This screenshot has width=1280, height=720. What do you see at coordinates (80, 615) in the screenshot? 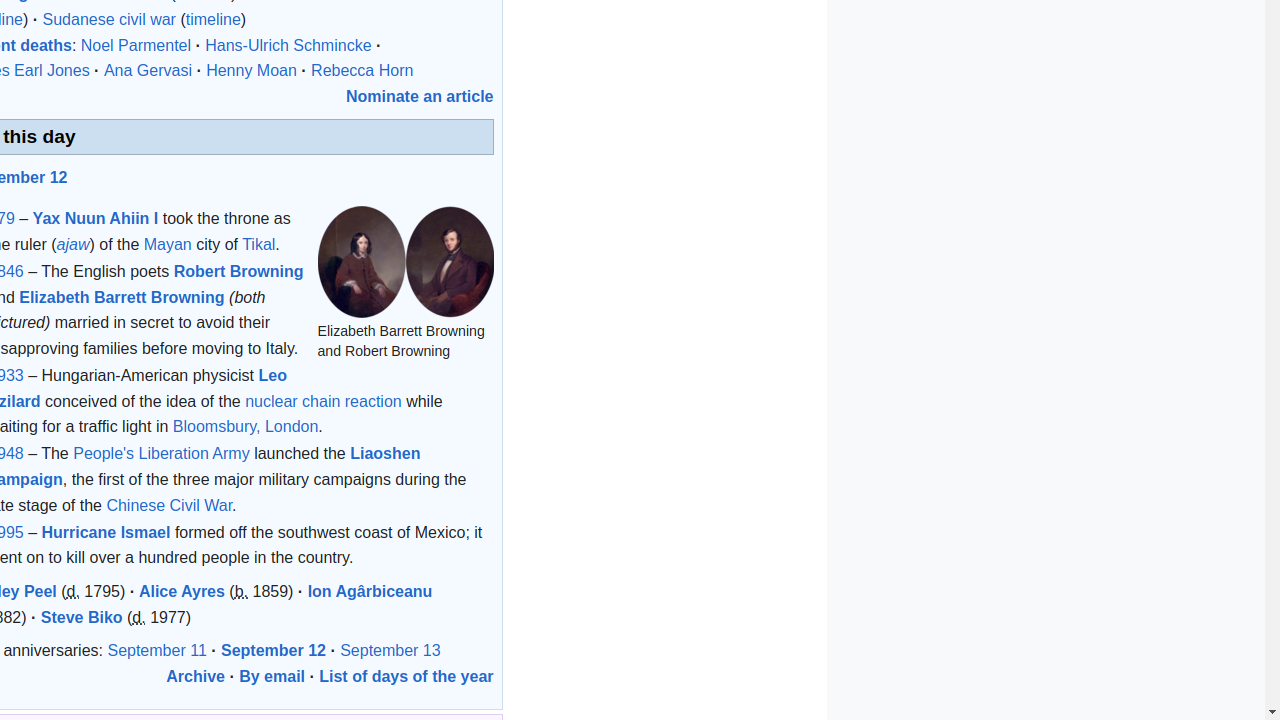
I see `'Steve Biko'` at bounding box center [80, 615].